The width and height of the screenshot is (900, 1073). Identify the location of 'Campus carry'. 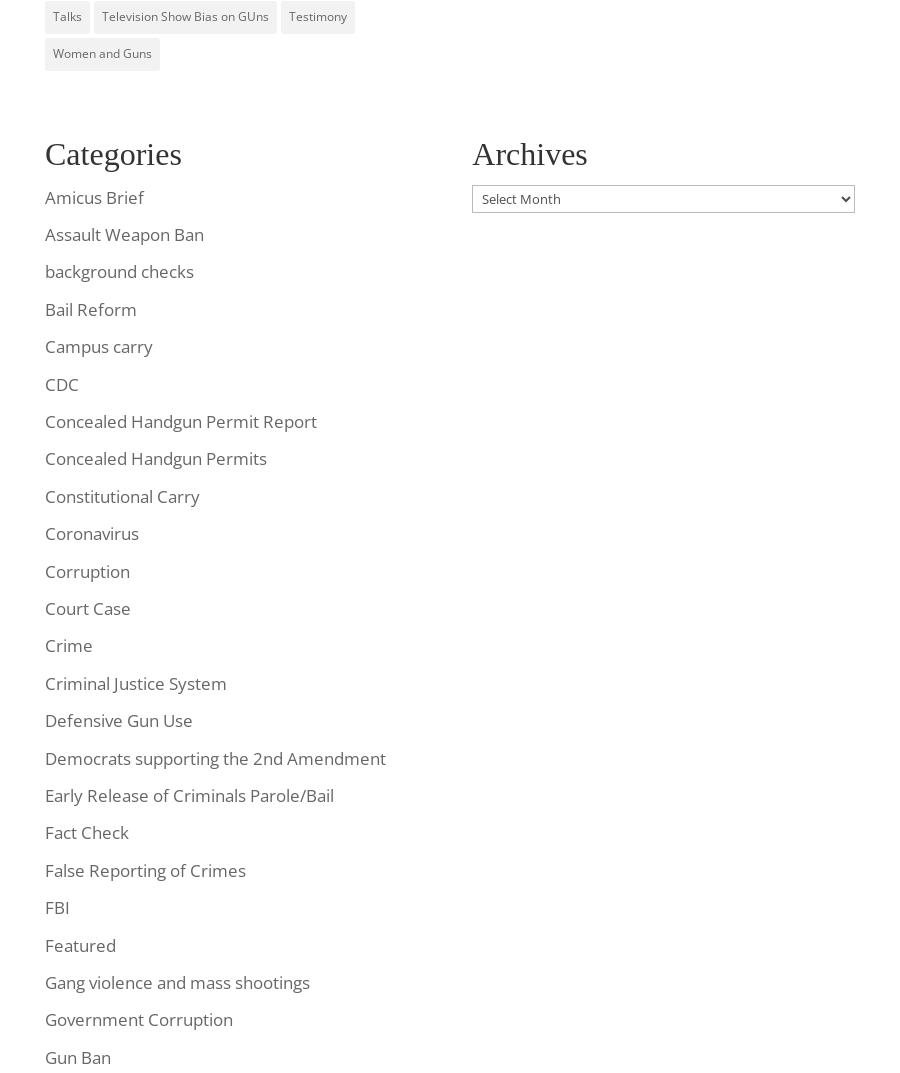
(98, 346).